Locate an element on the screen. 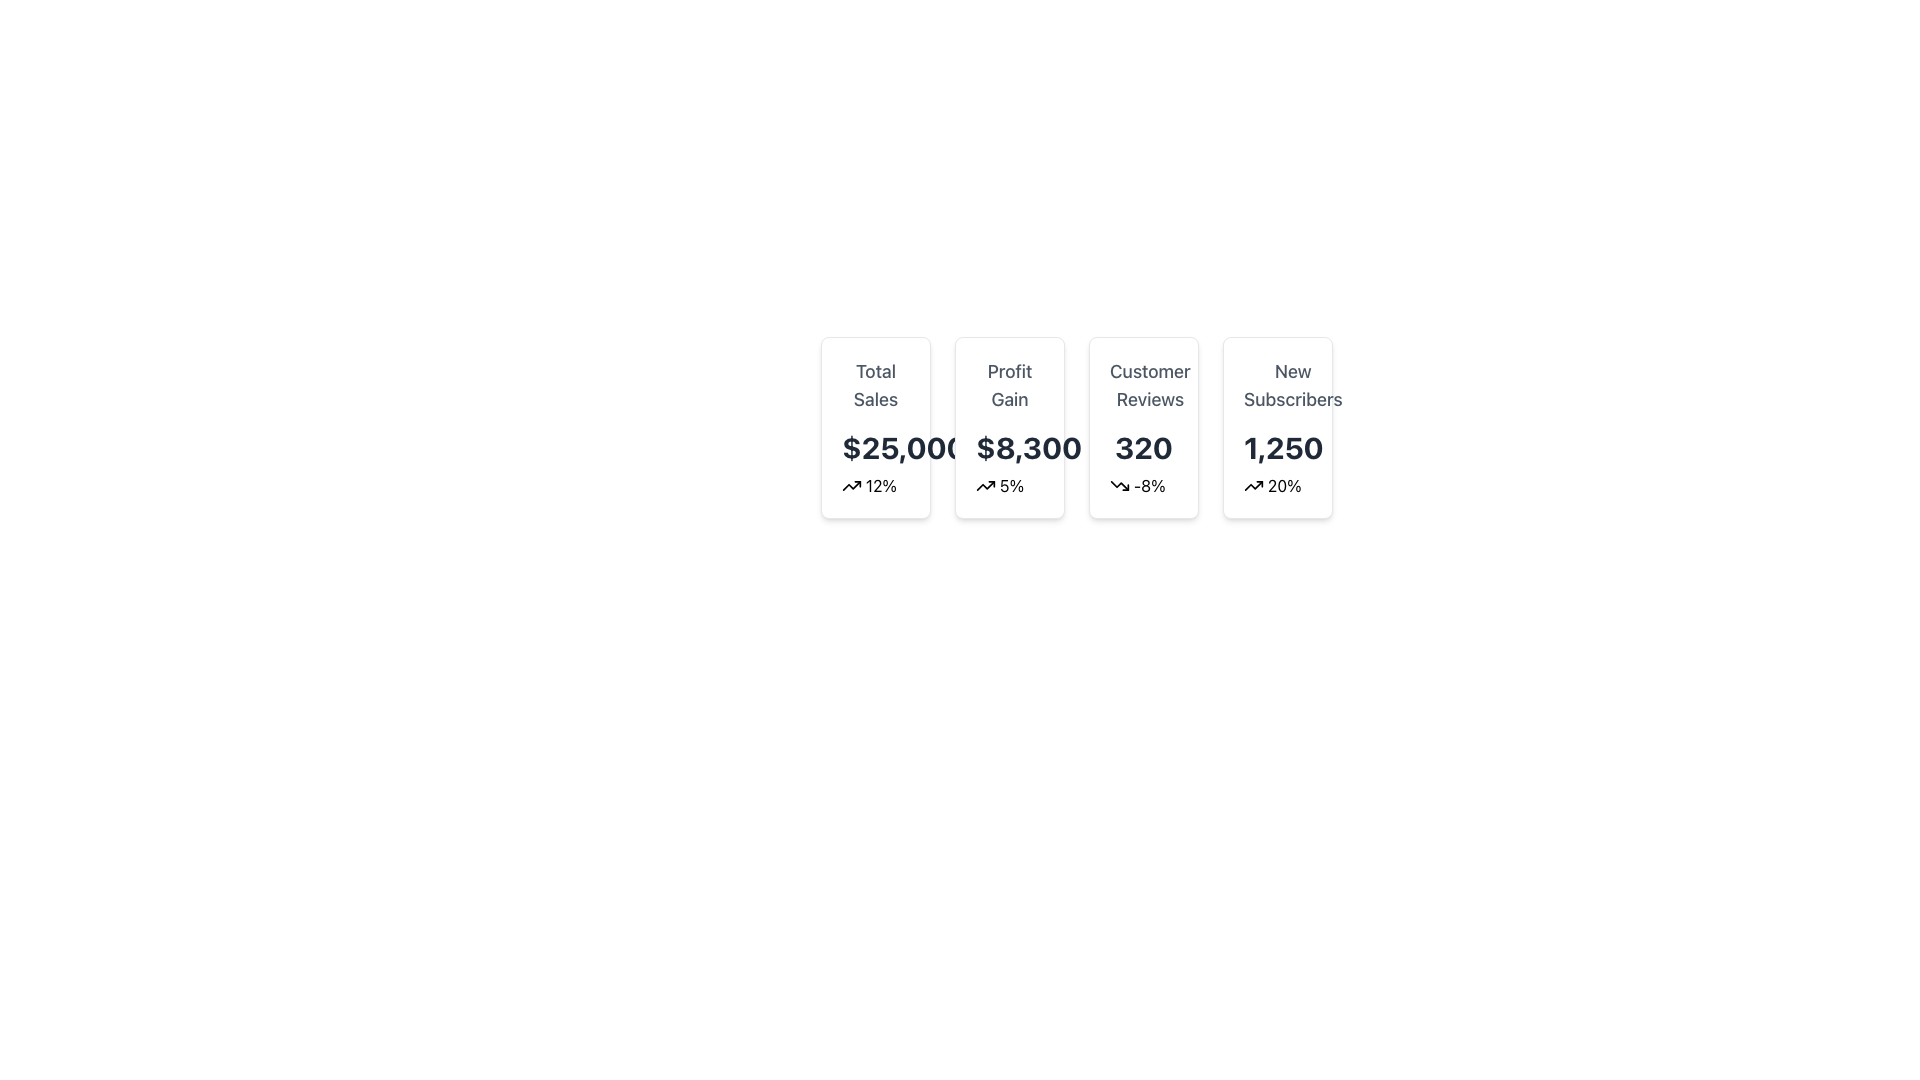  the small upward trending green arrow icon located to the left of the '20%' text within the 'New Subscribers' card is located at coordinates (1252, 486).